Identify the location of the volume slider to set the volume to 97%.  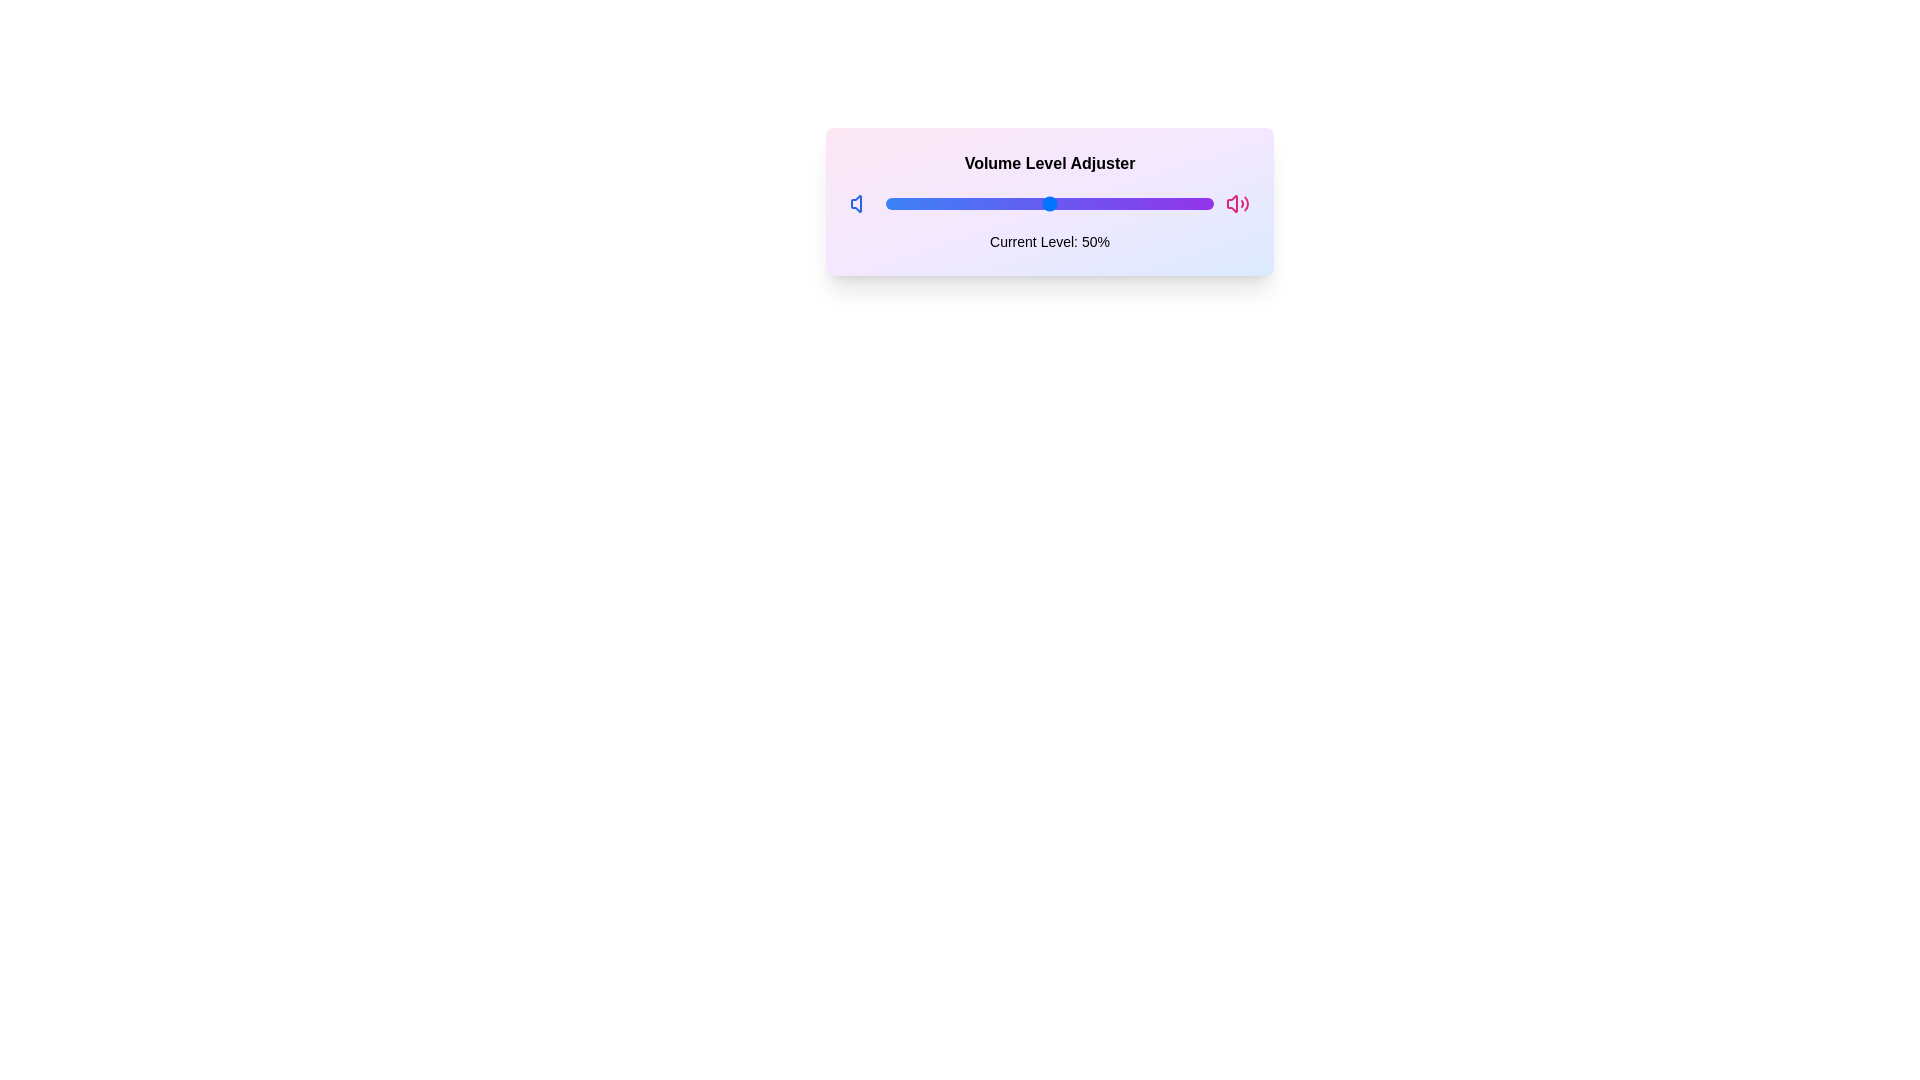
(1203, 204).